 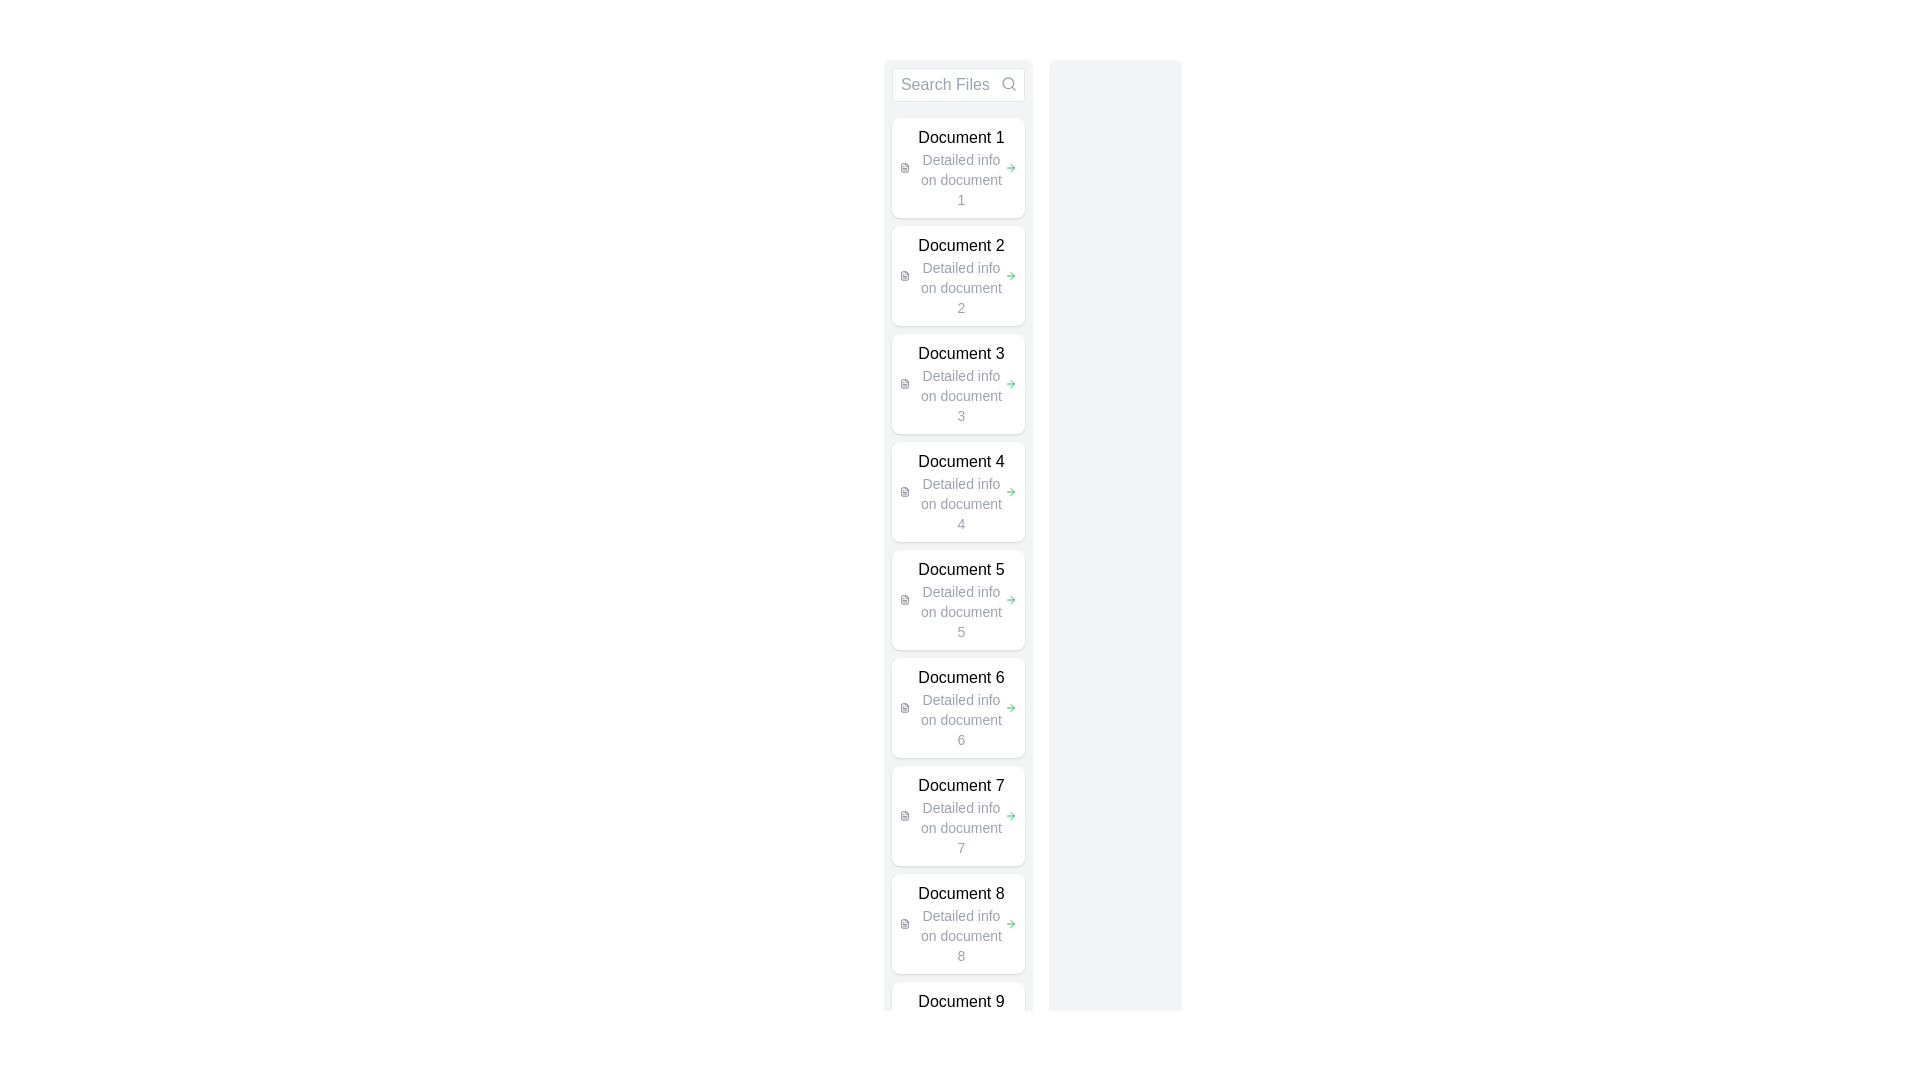 What do you see at coordinates (961, 707) in the screenshot?
I see `the text label providing informative details about Document 6, which is the sixth item in a vertical list of documents aligned on the left side of the interface` at bounding box center [961, 707].